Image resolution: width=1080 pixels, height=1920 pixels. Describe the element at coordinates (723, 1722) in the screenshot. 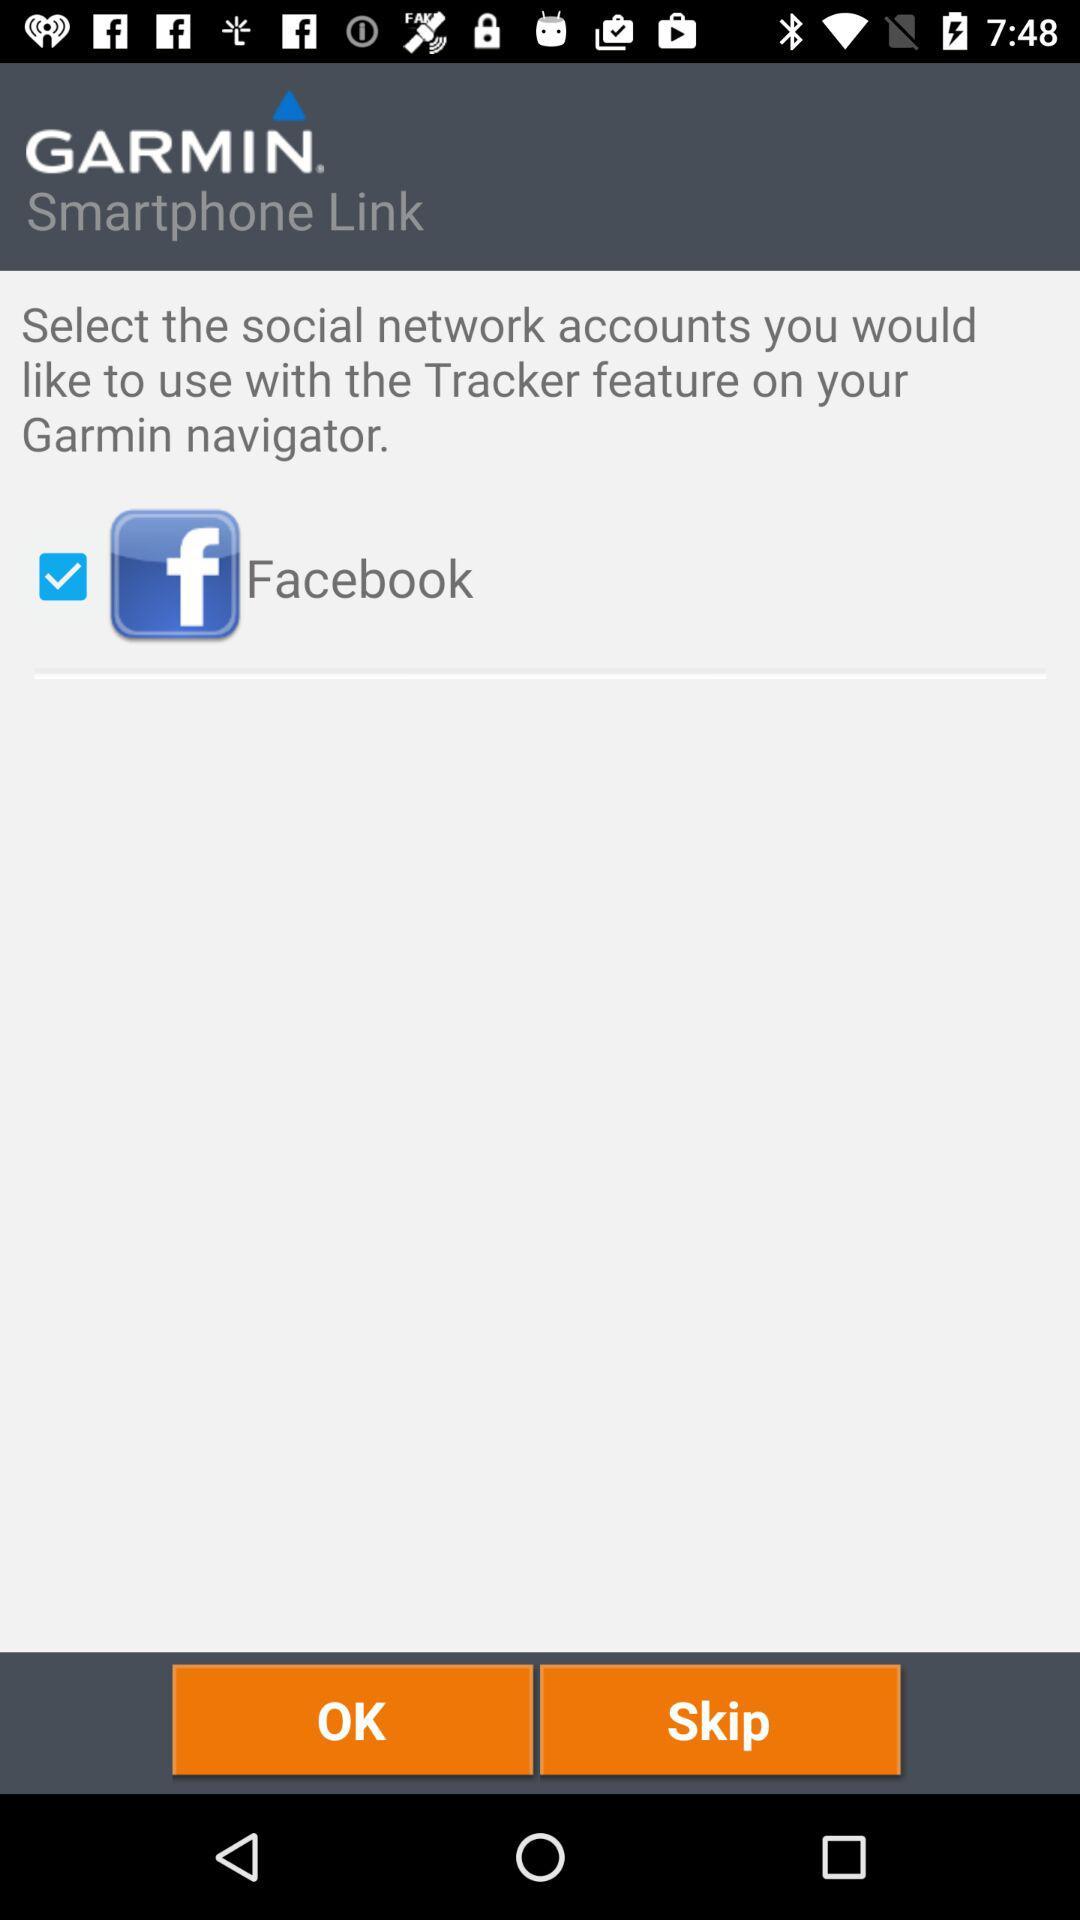

I see `the item next to ok item` at that location.